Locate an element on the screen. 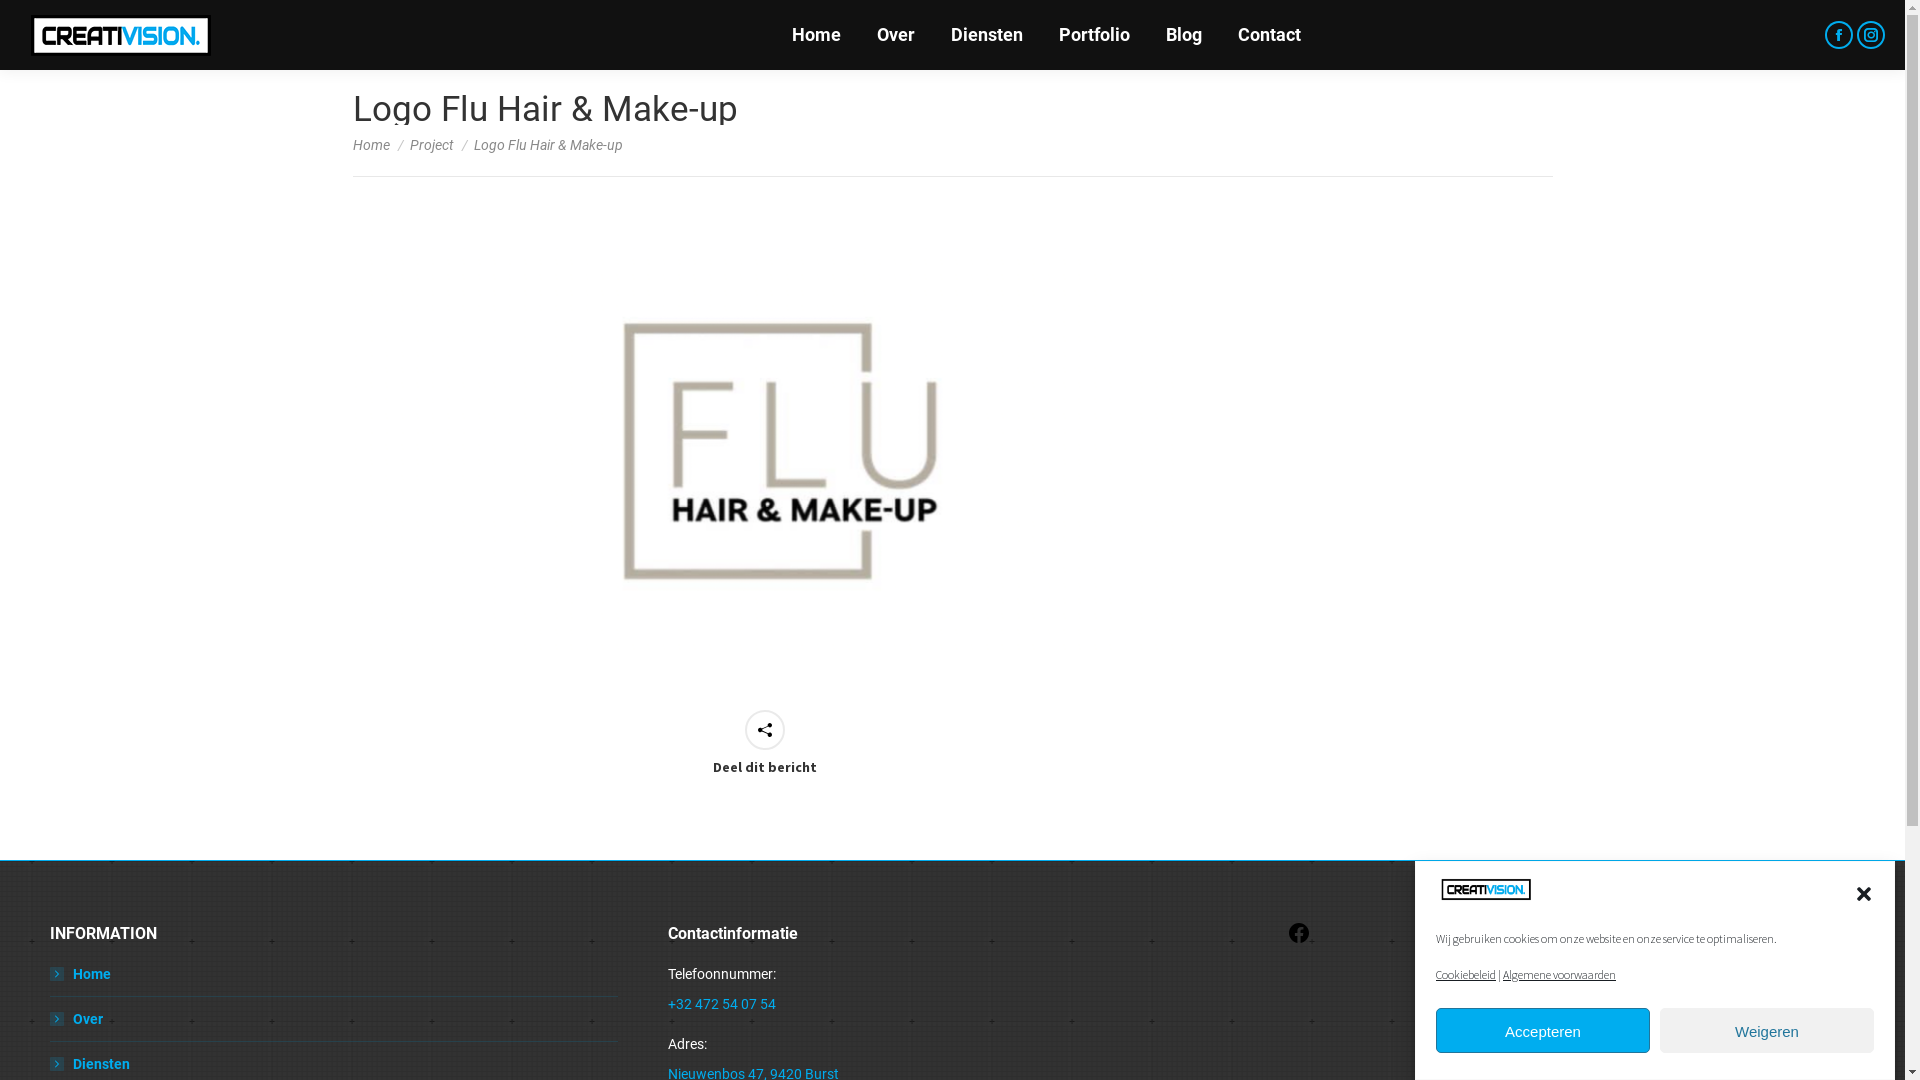 The width and height of the screenshot is (1920, 1080). 'Over' is located at coordinates (76, 1018).